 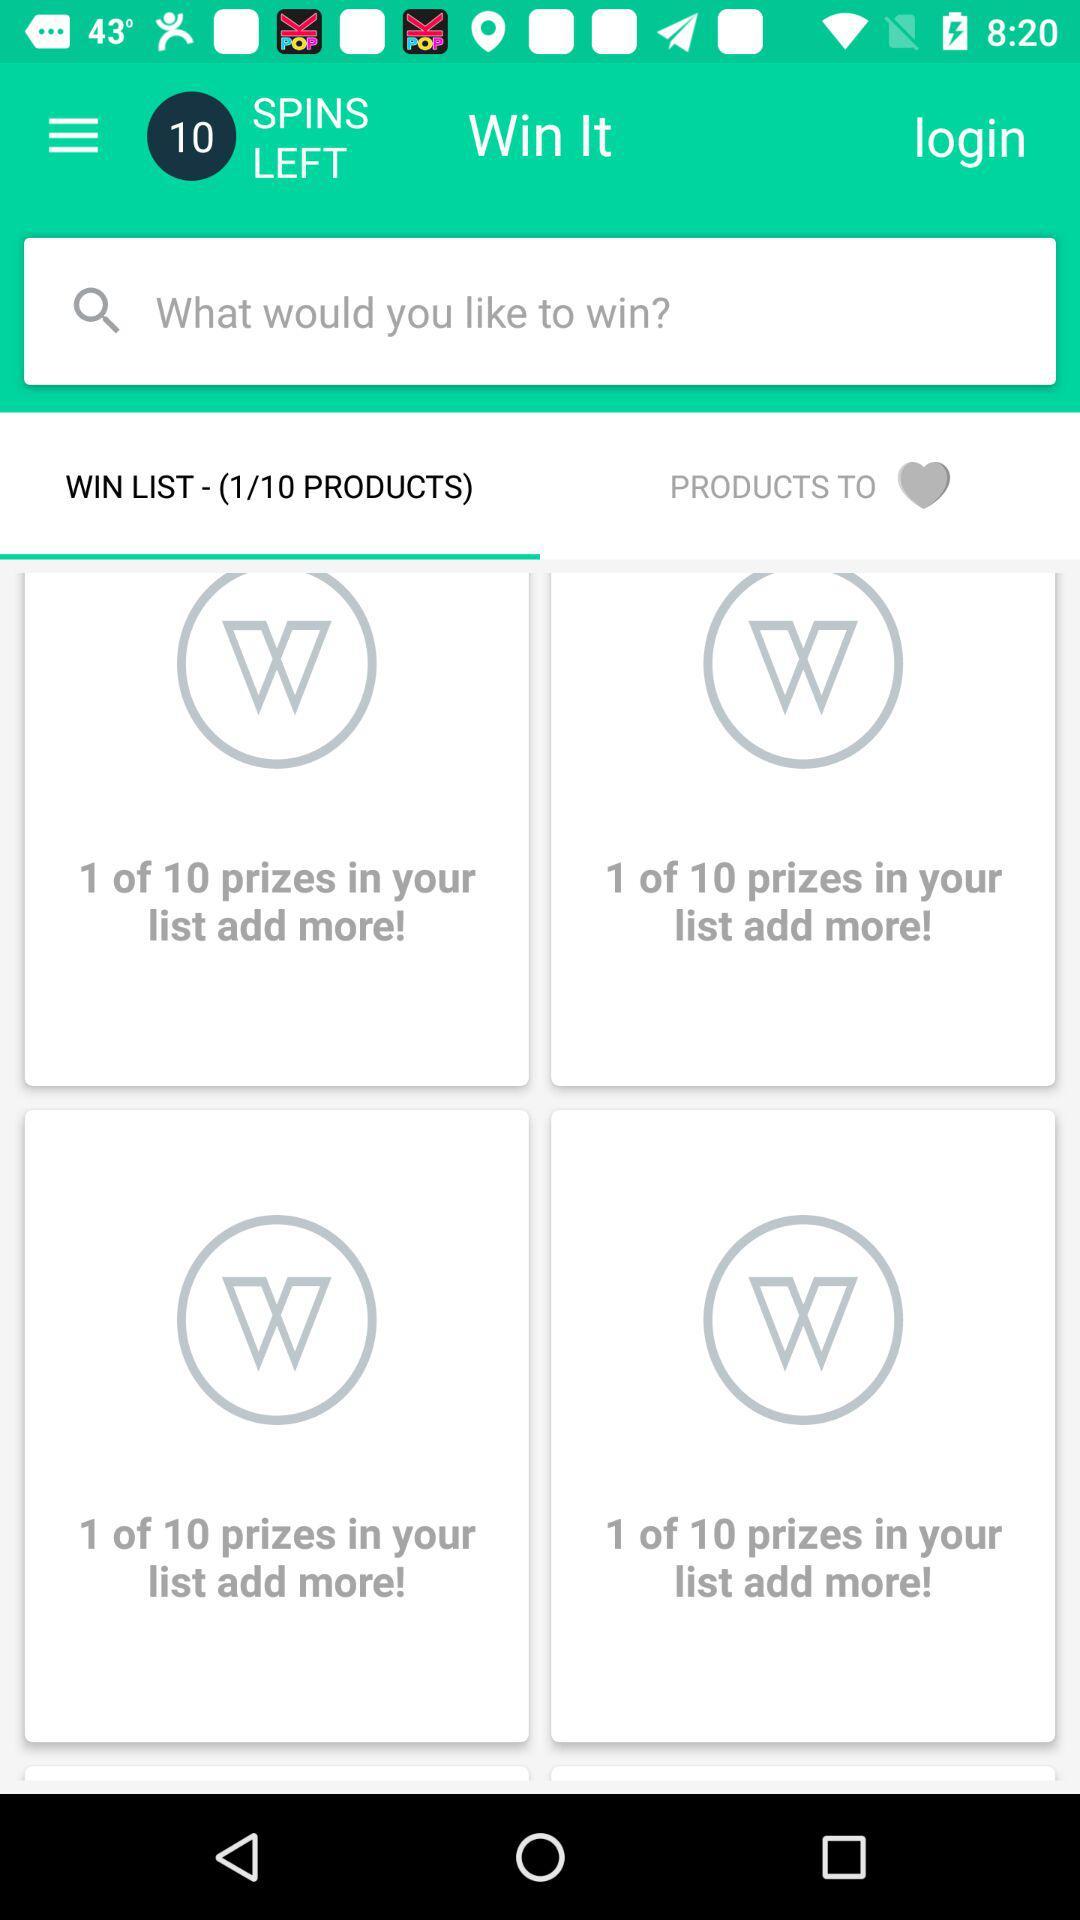 I want to click on icon above products to  icon, so click(x=969, y=135).